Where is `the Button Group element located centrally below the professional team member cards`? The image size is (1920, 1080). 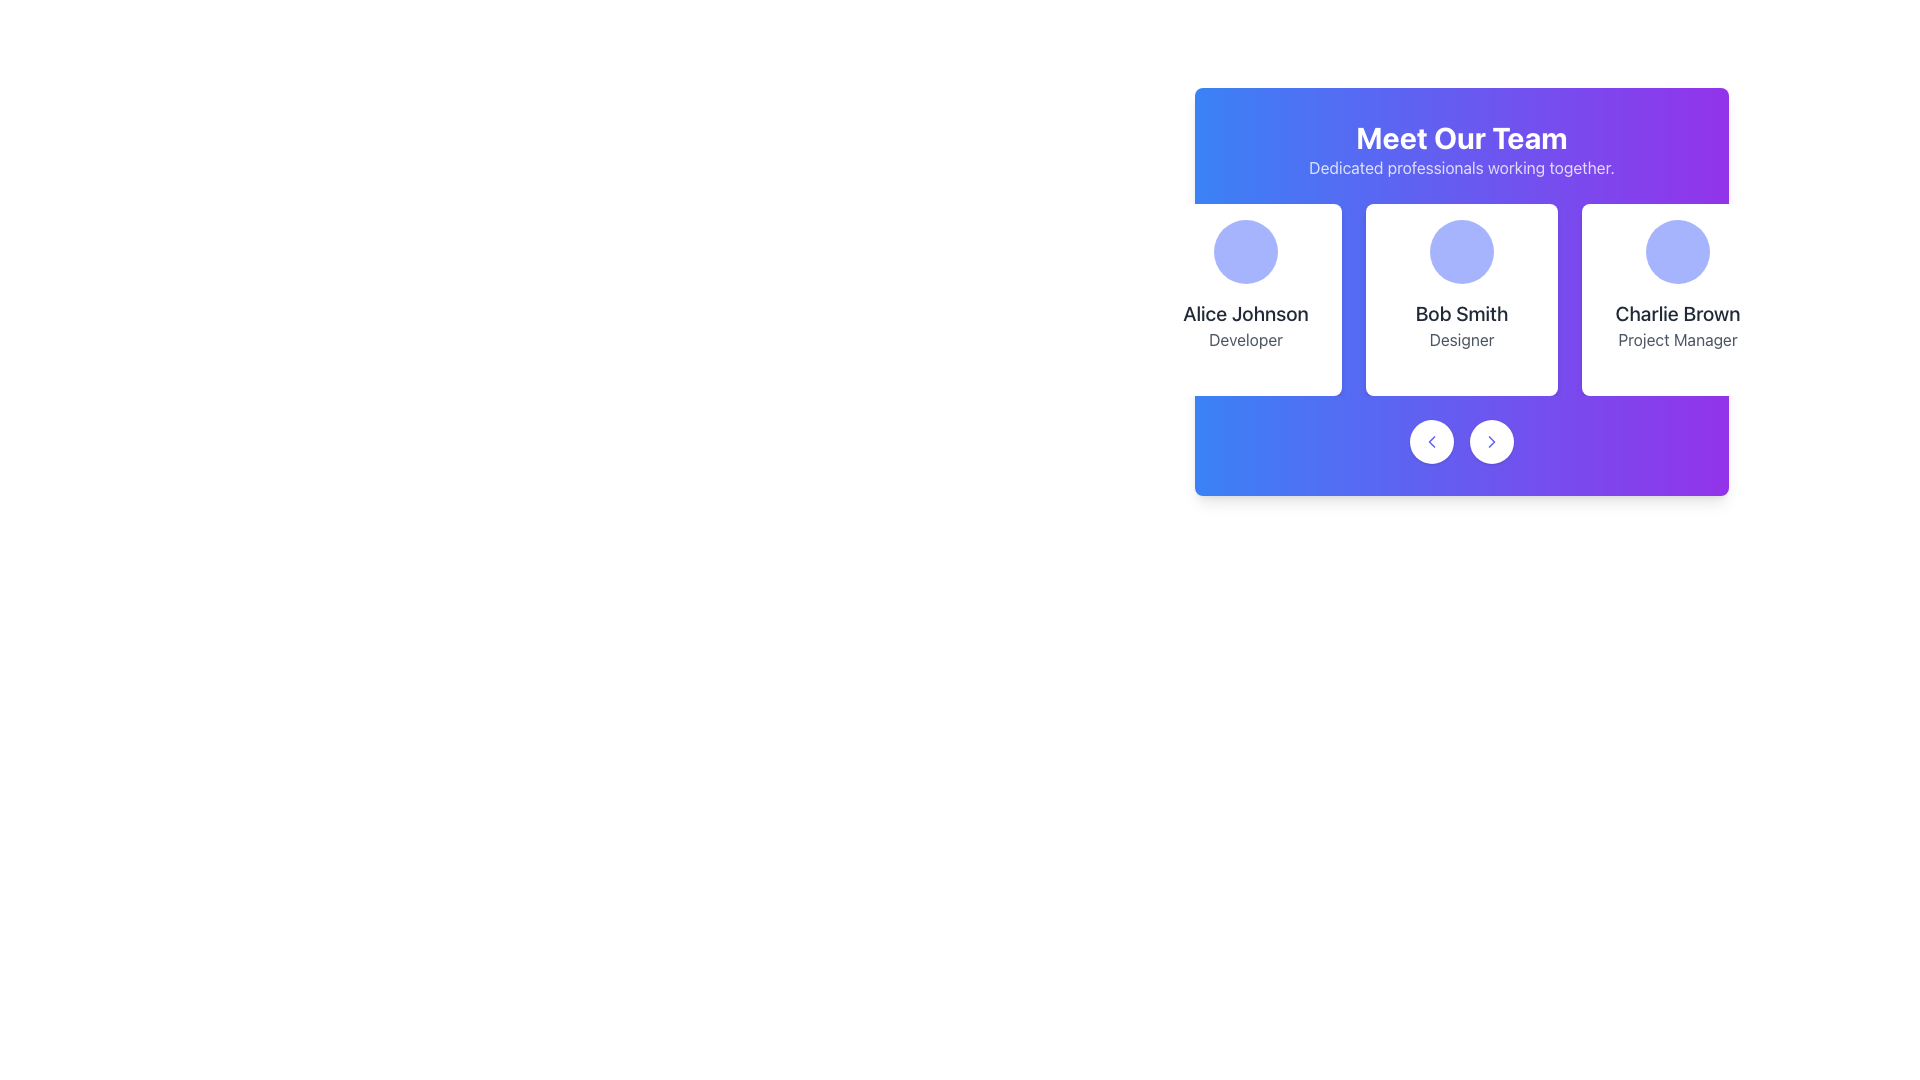
the Button Group element located centrally below the professional team member cards is located at coordinates (1462, 441).